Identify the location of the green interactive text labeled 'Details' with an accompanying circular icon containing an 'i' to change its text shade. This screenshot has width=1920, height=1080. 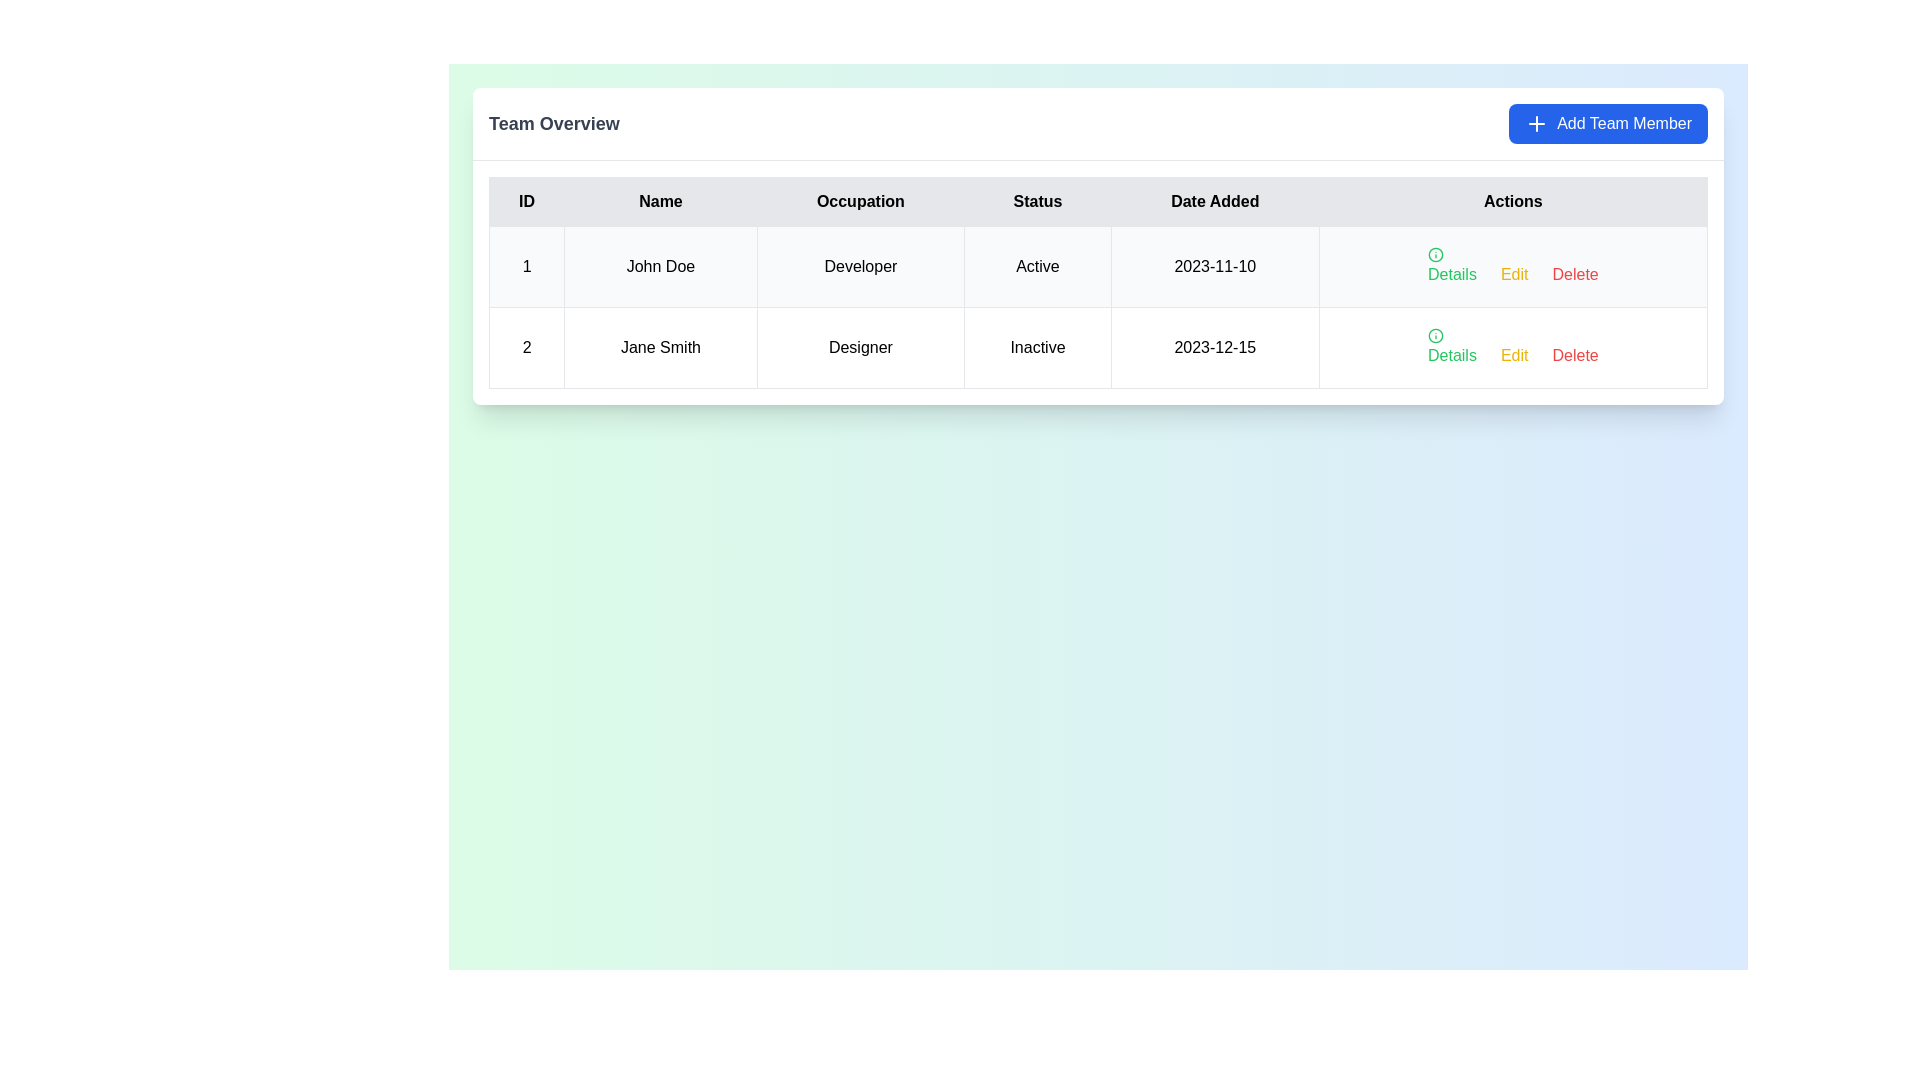
(1452, 346).